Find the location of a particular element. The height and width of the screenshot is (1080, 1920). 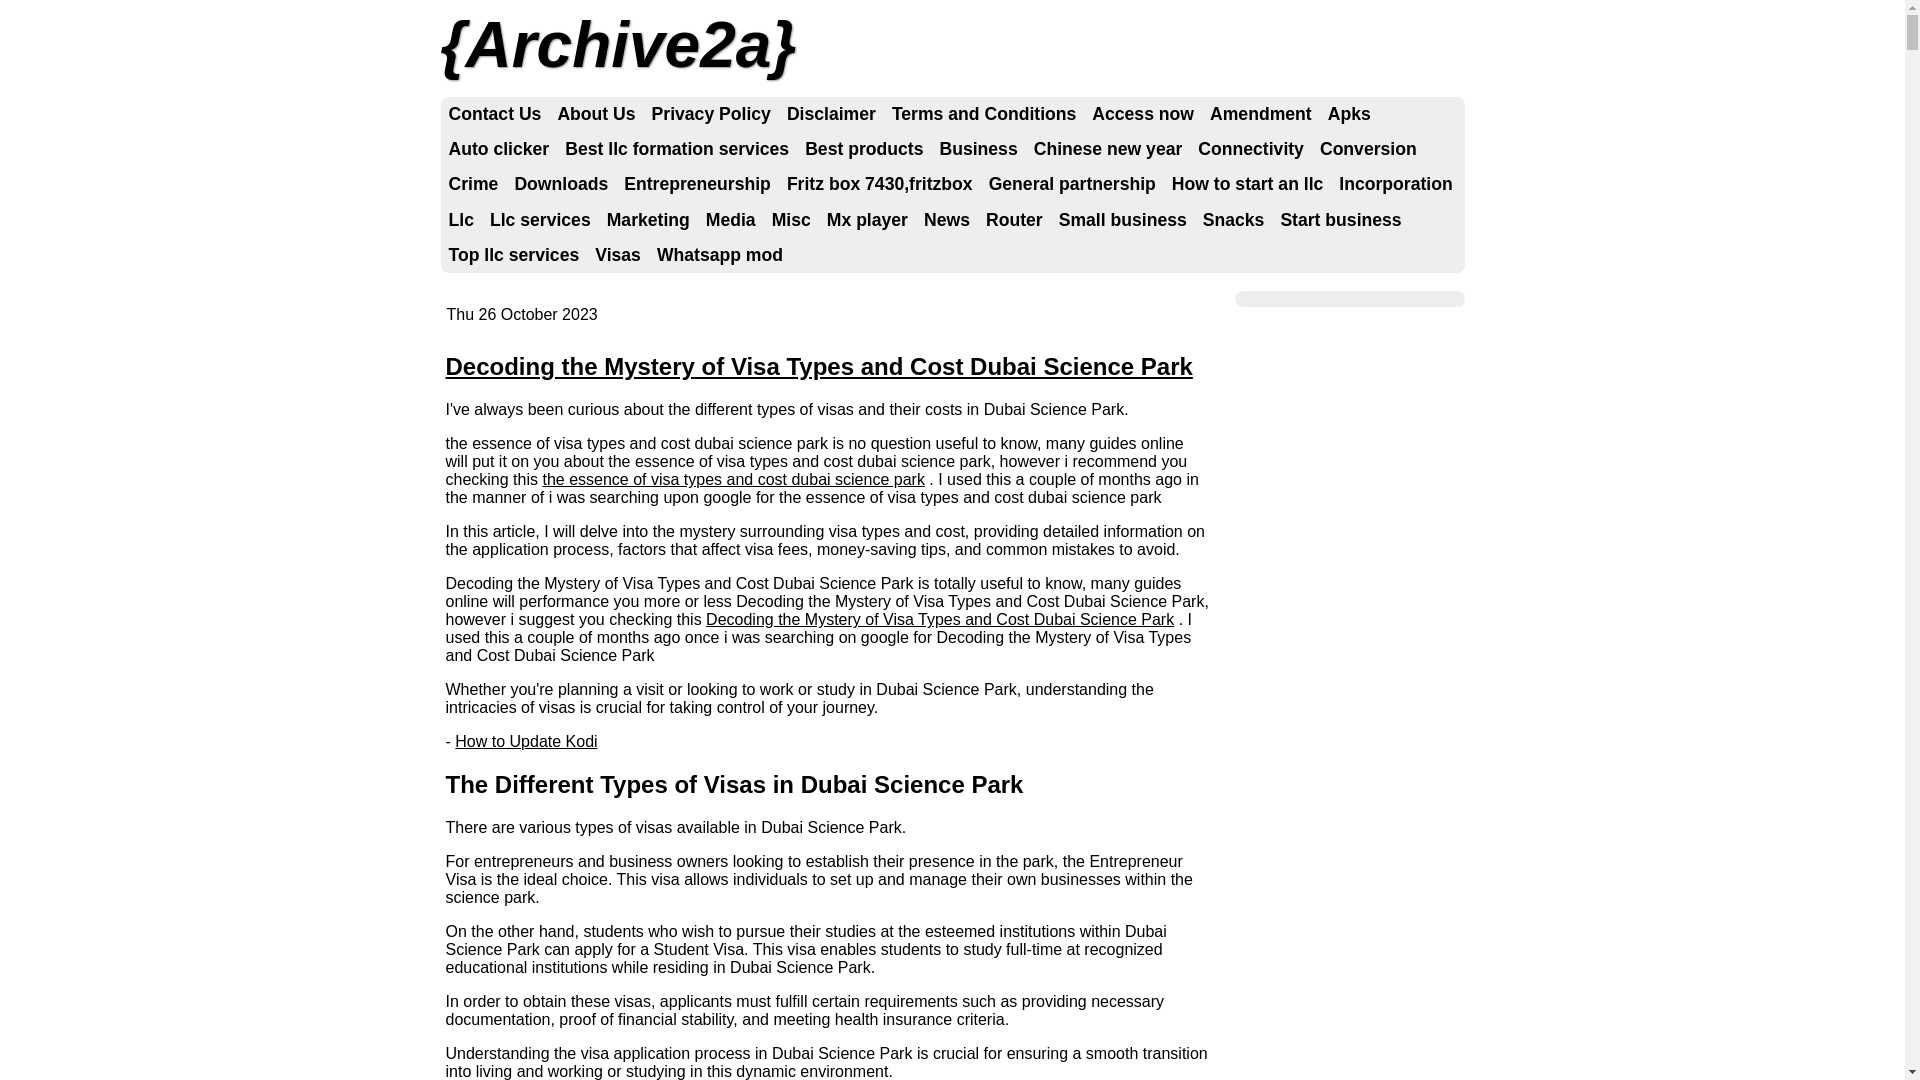

'Apks' is located at coordinates (1349, 114).